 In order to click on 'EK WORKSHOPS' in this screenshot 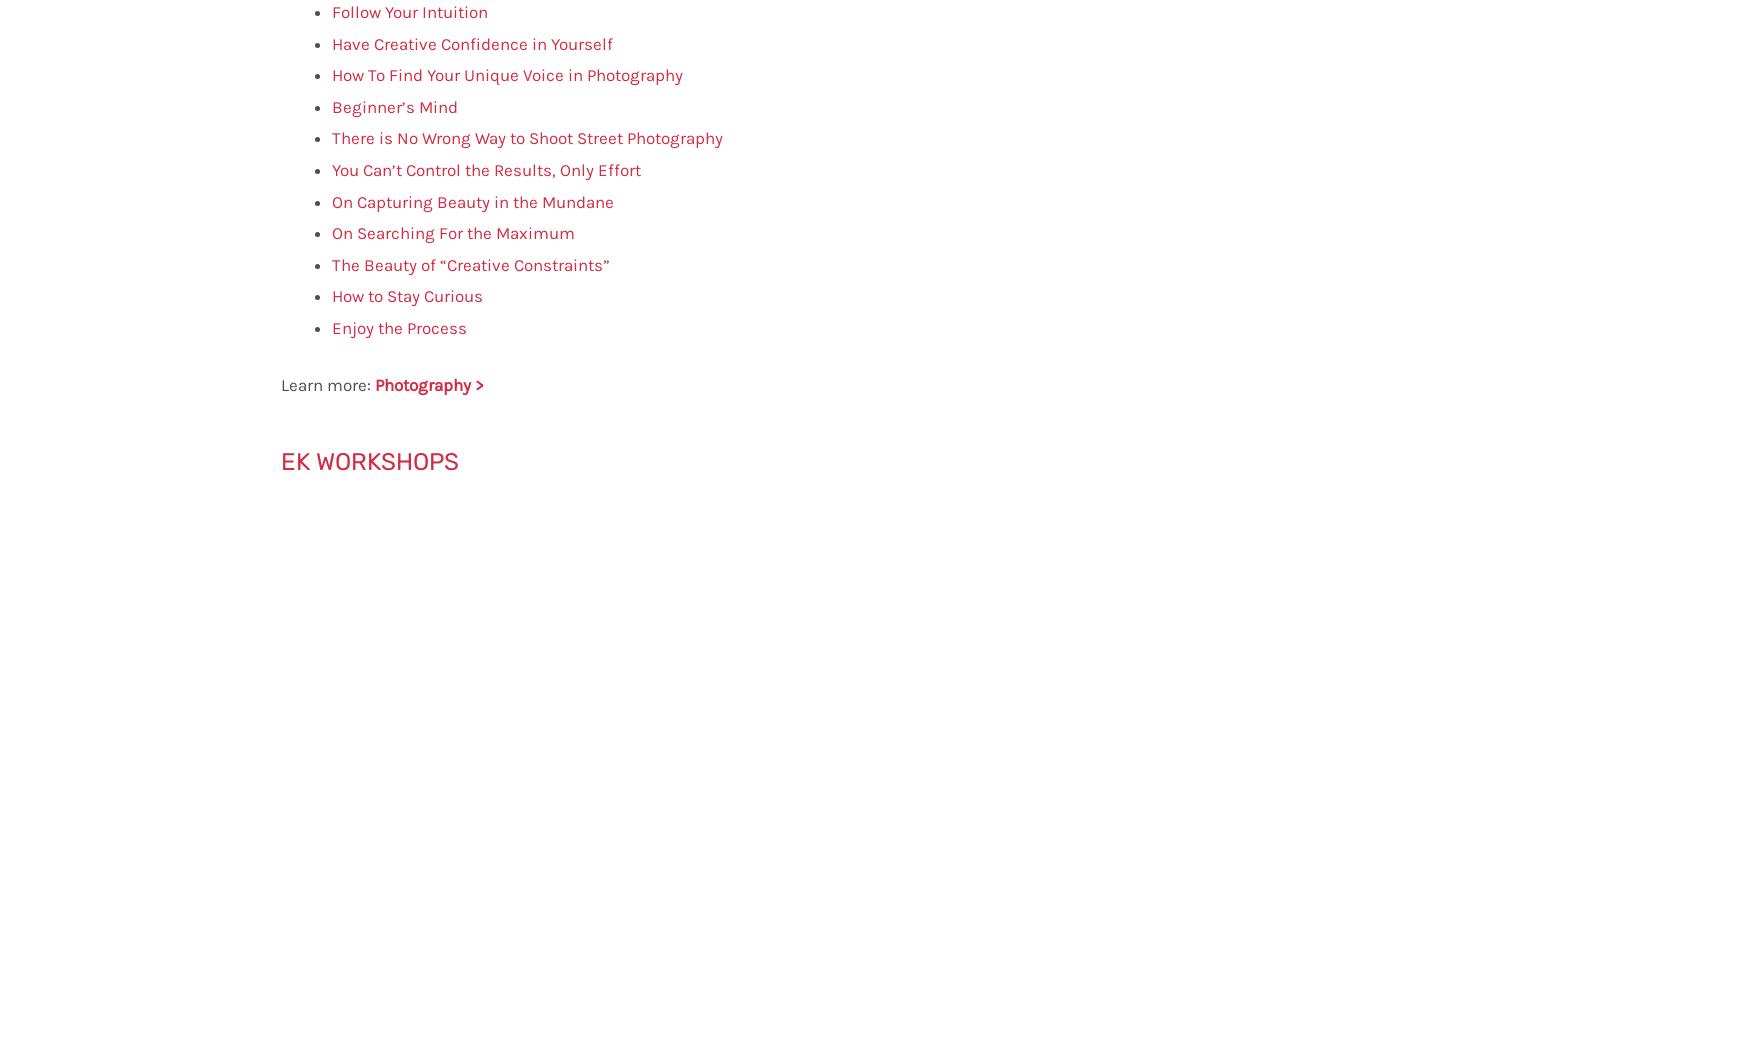, I will do `click(370, 461)`.